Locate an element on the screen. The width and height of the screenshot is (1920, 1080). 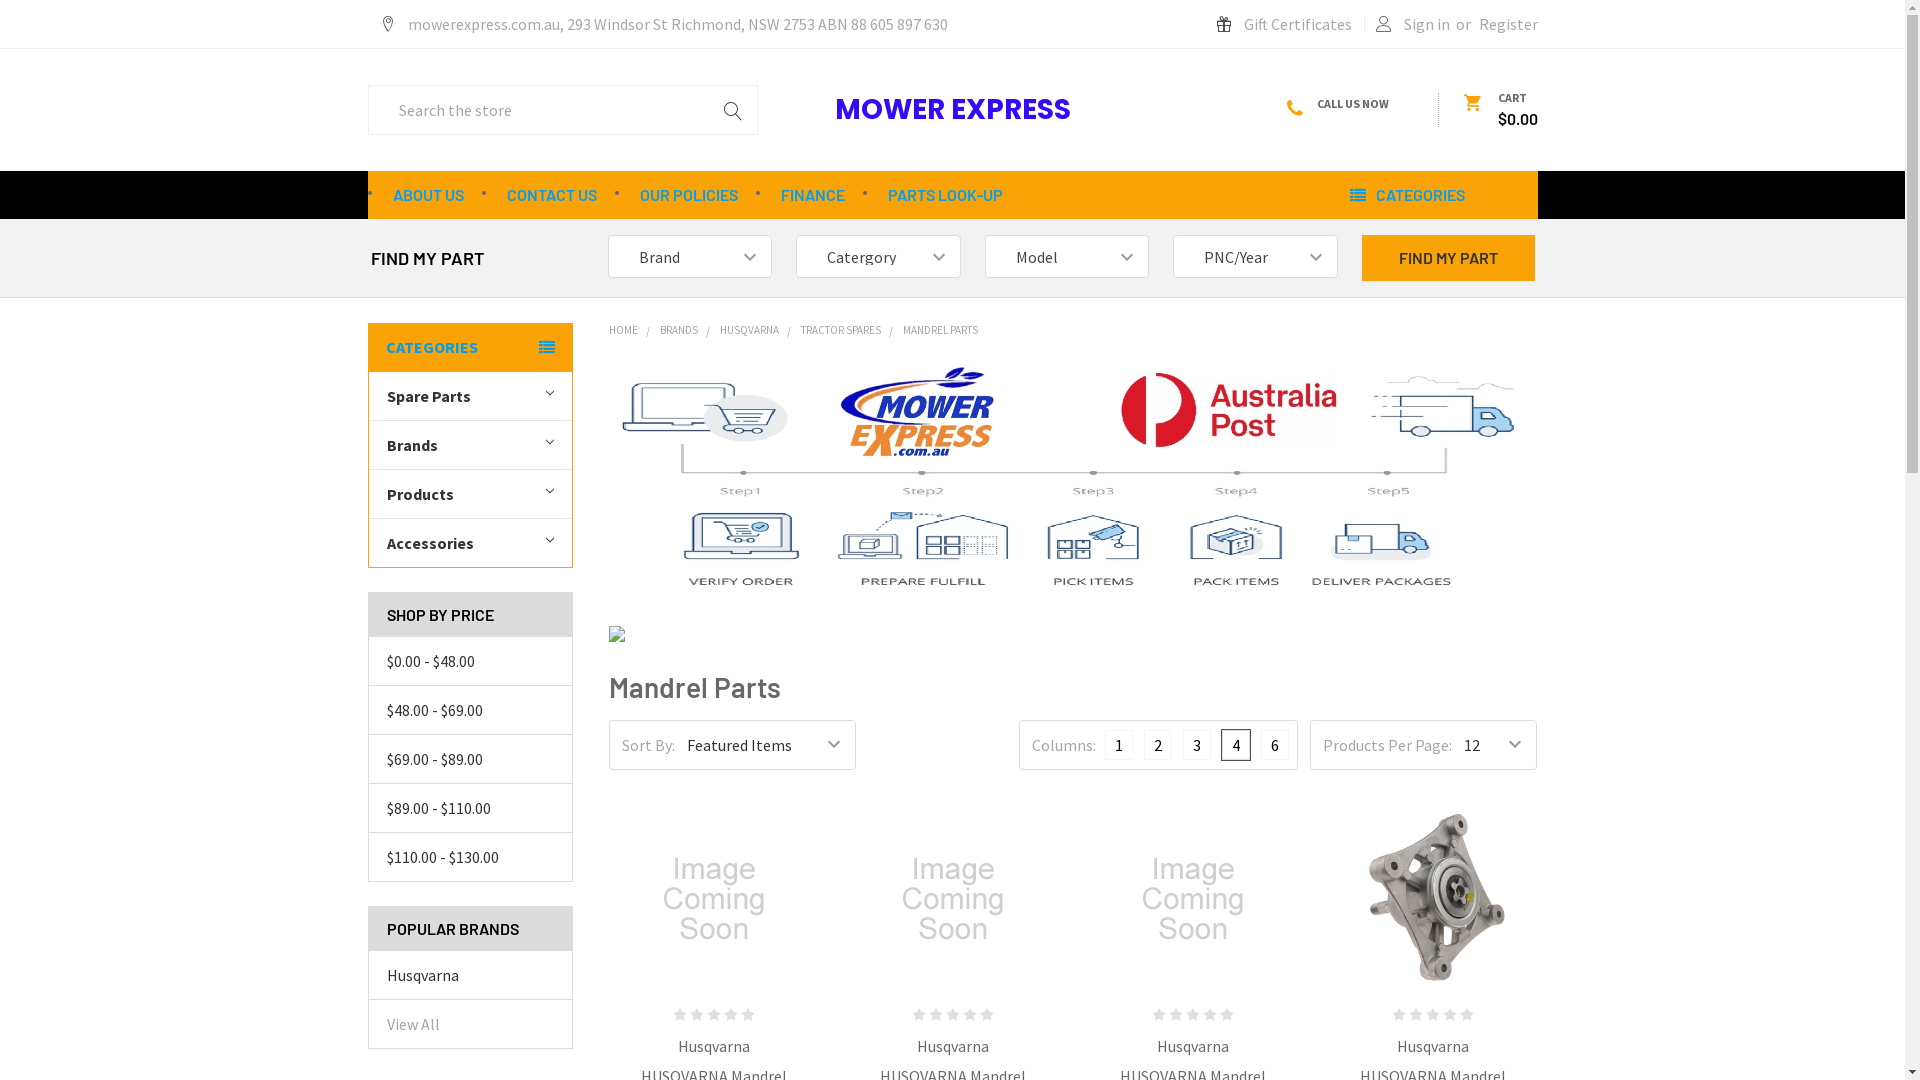
'Gift Certificates' is located at coordinates (1283, 23).